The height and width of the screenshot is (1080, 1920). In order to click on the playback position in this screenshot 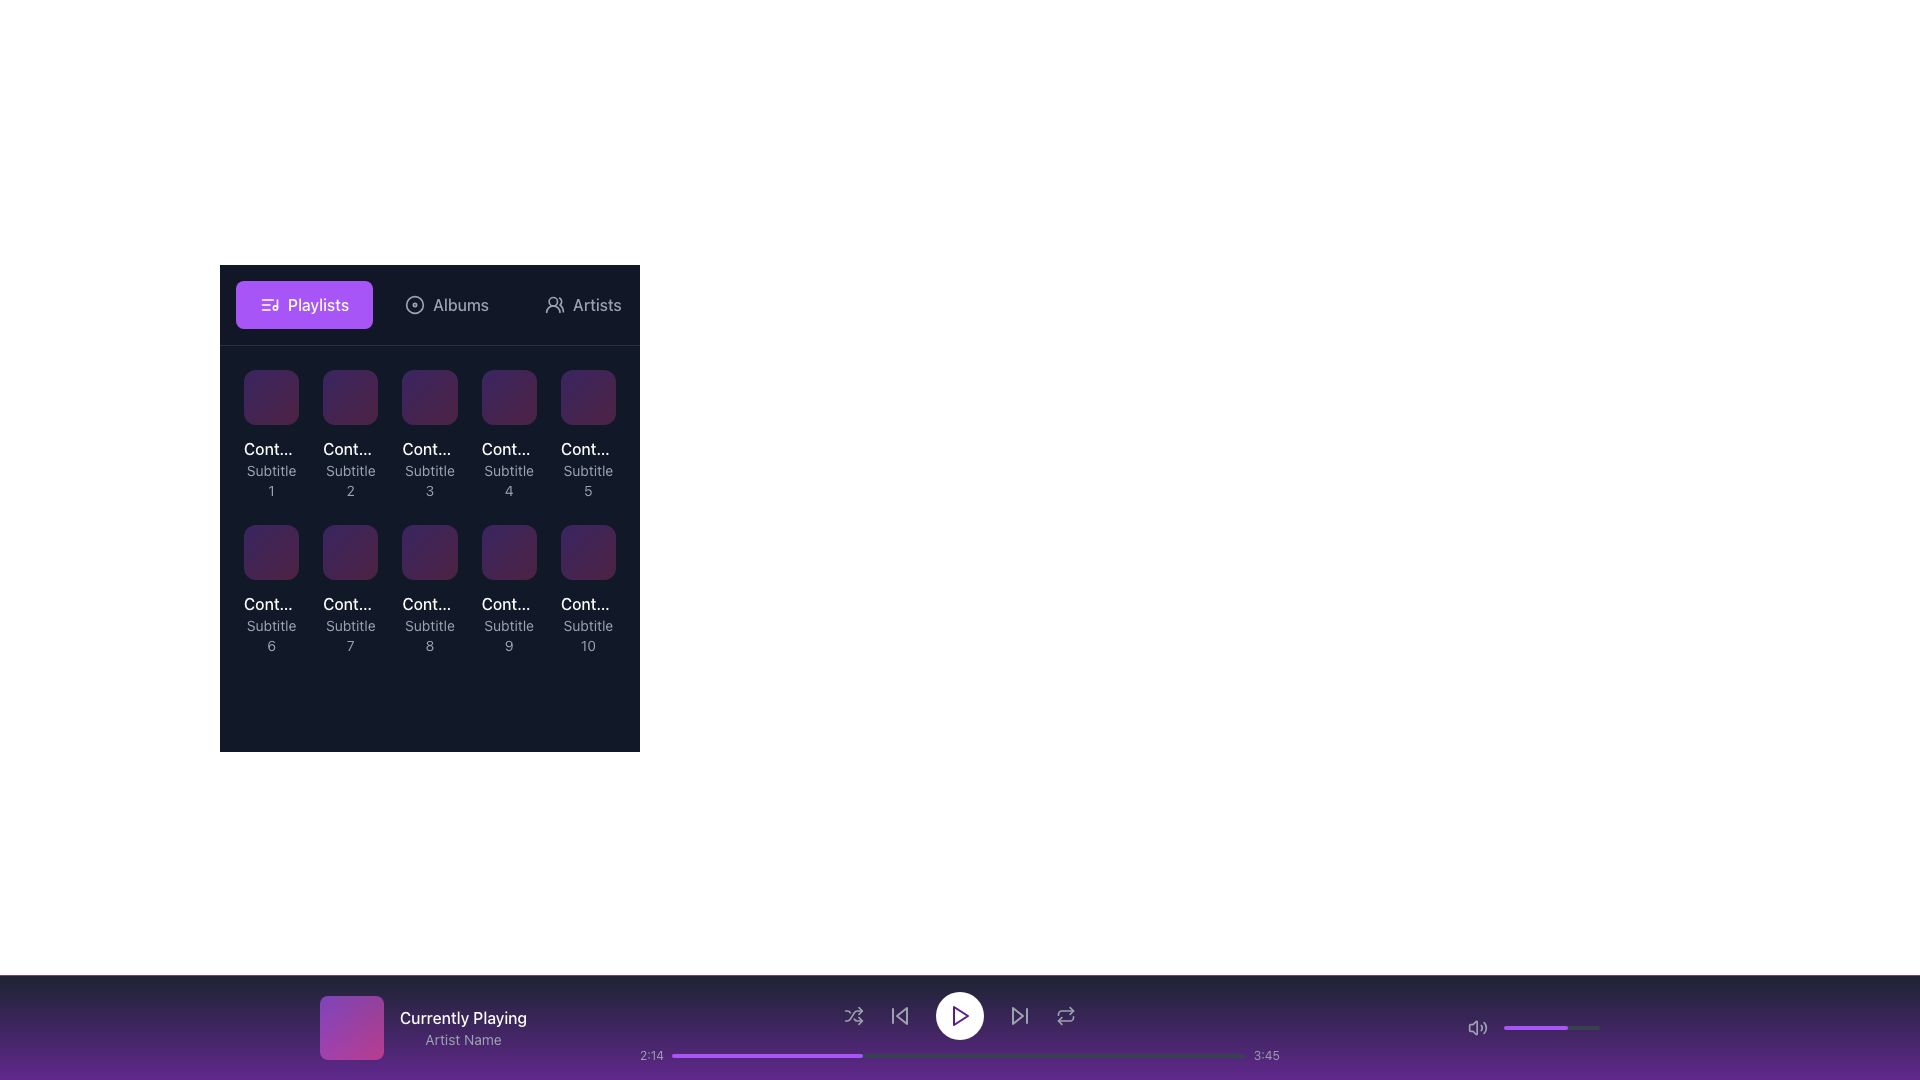, I will do `click(983, 1055)`.